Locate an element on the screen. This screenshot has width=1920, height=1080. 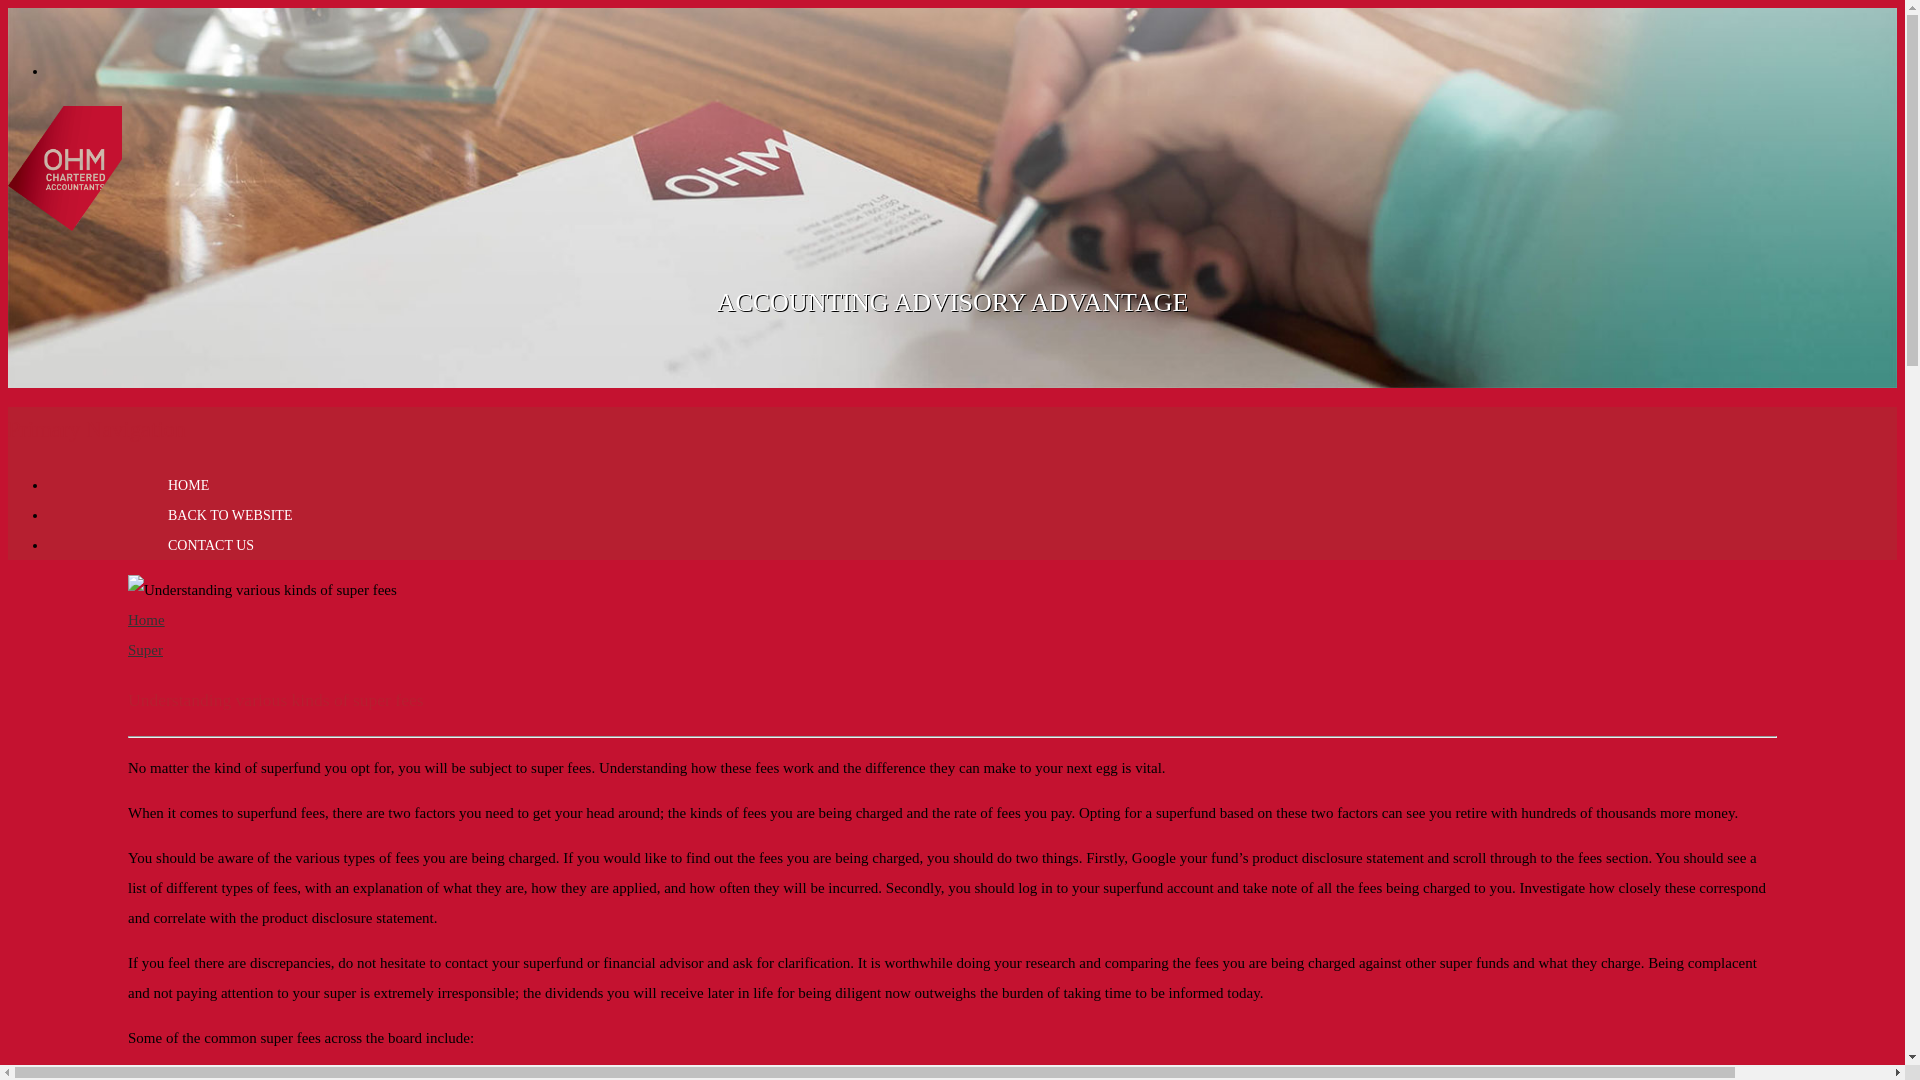
'CONTACT US' is located at coordinates (211, 545).